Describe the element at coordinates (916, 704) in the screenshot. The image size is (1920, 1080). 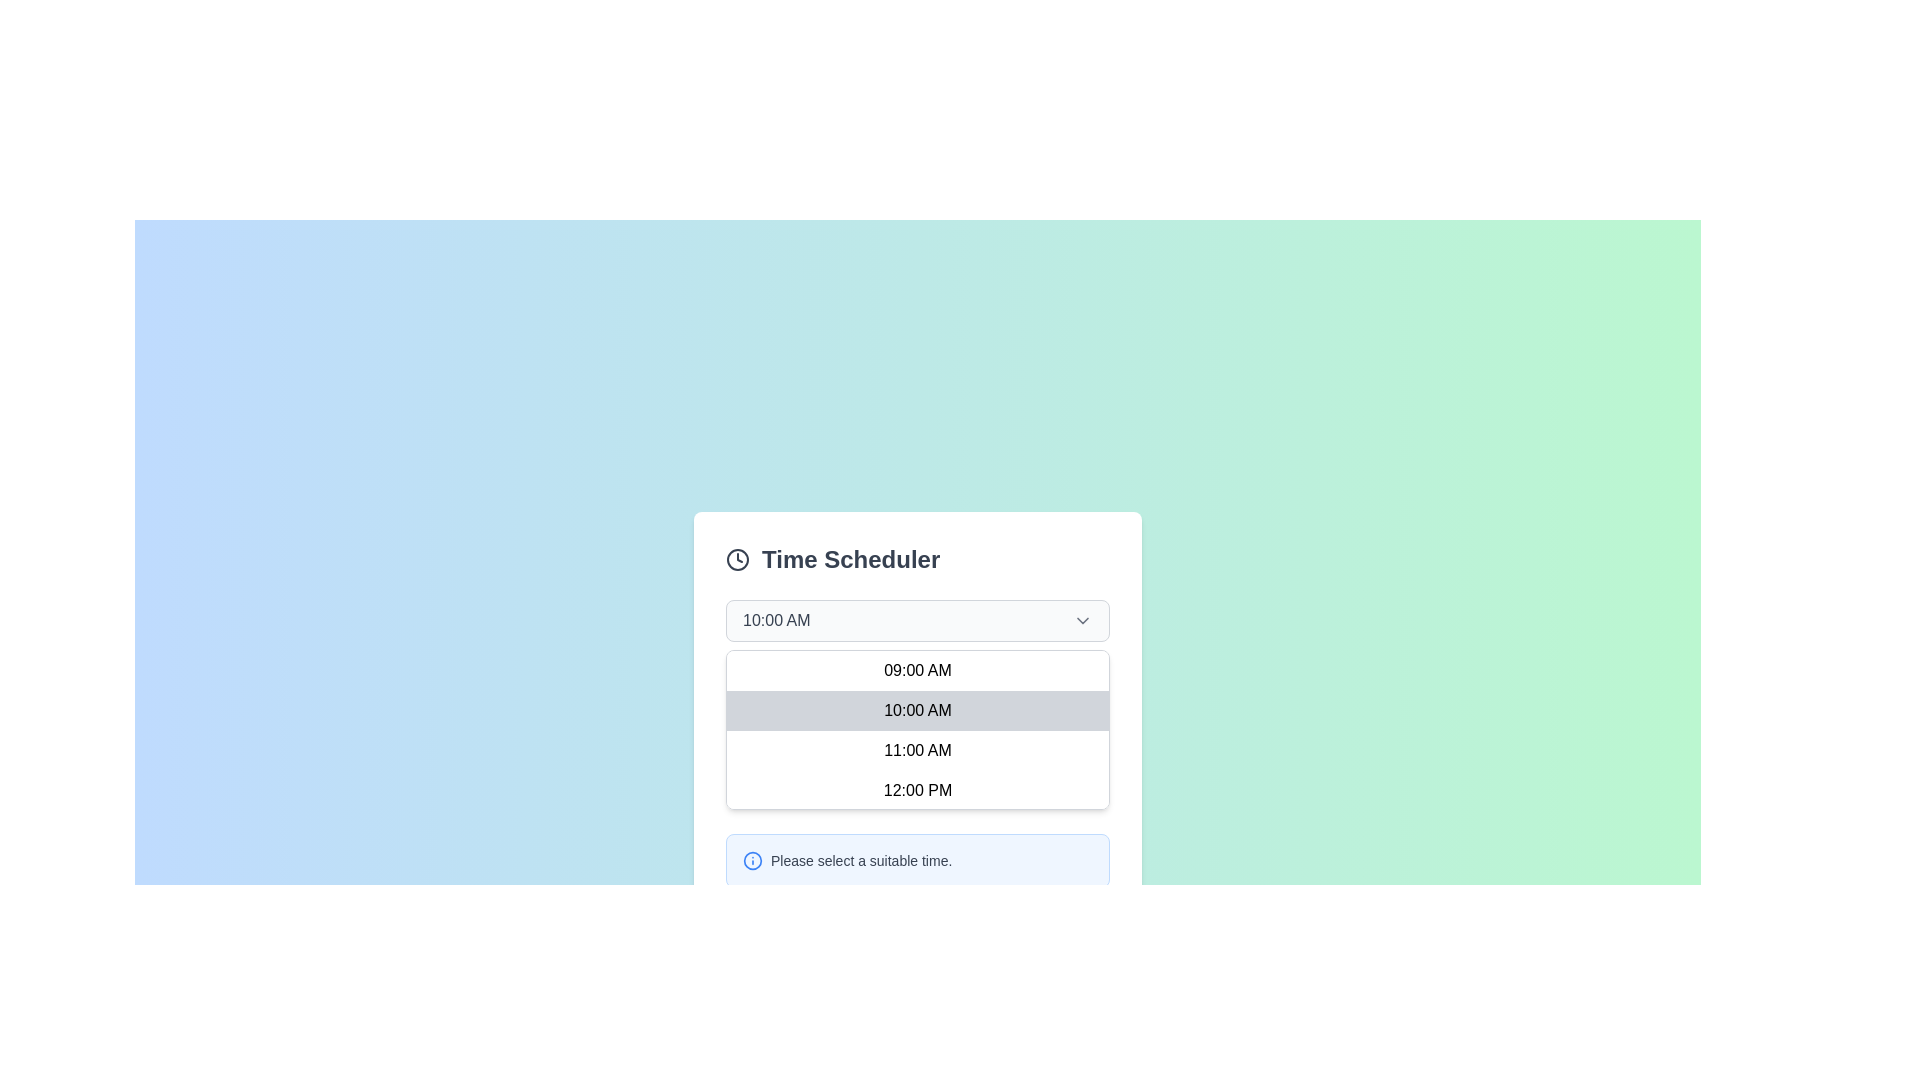
I see `the time slot displaying '10:00 AM' in the dropdown menu` at that location.